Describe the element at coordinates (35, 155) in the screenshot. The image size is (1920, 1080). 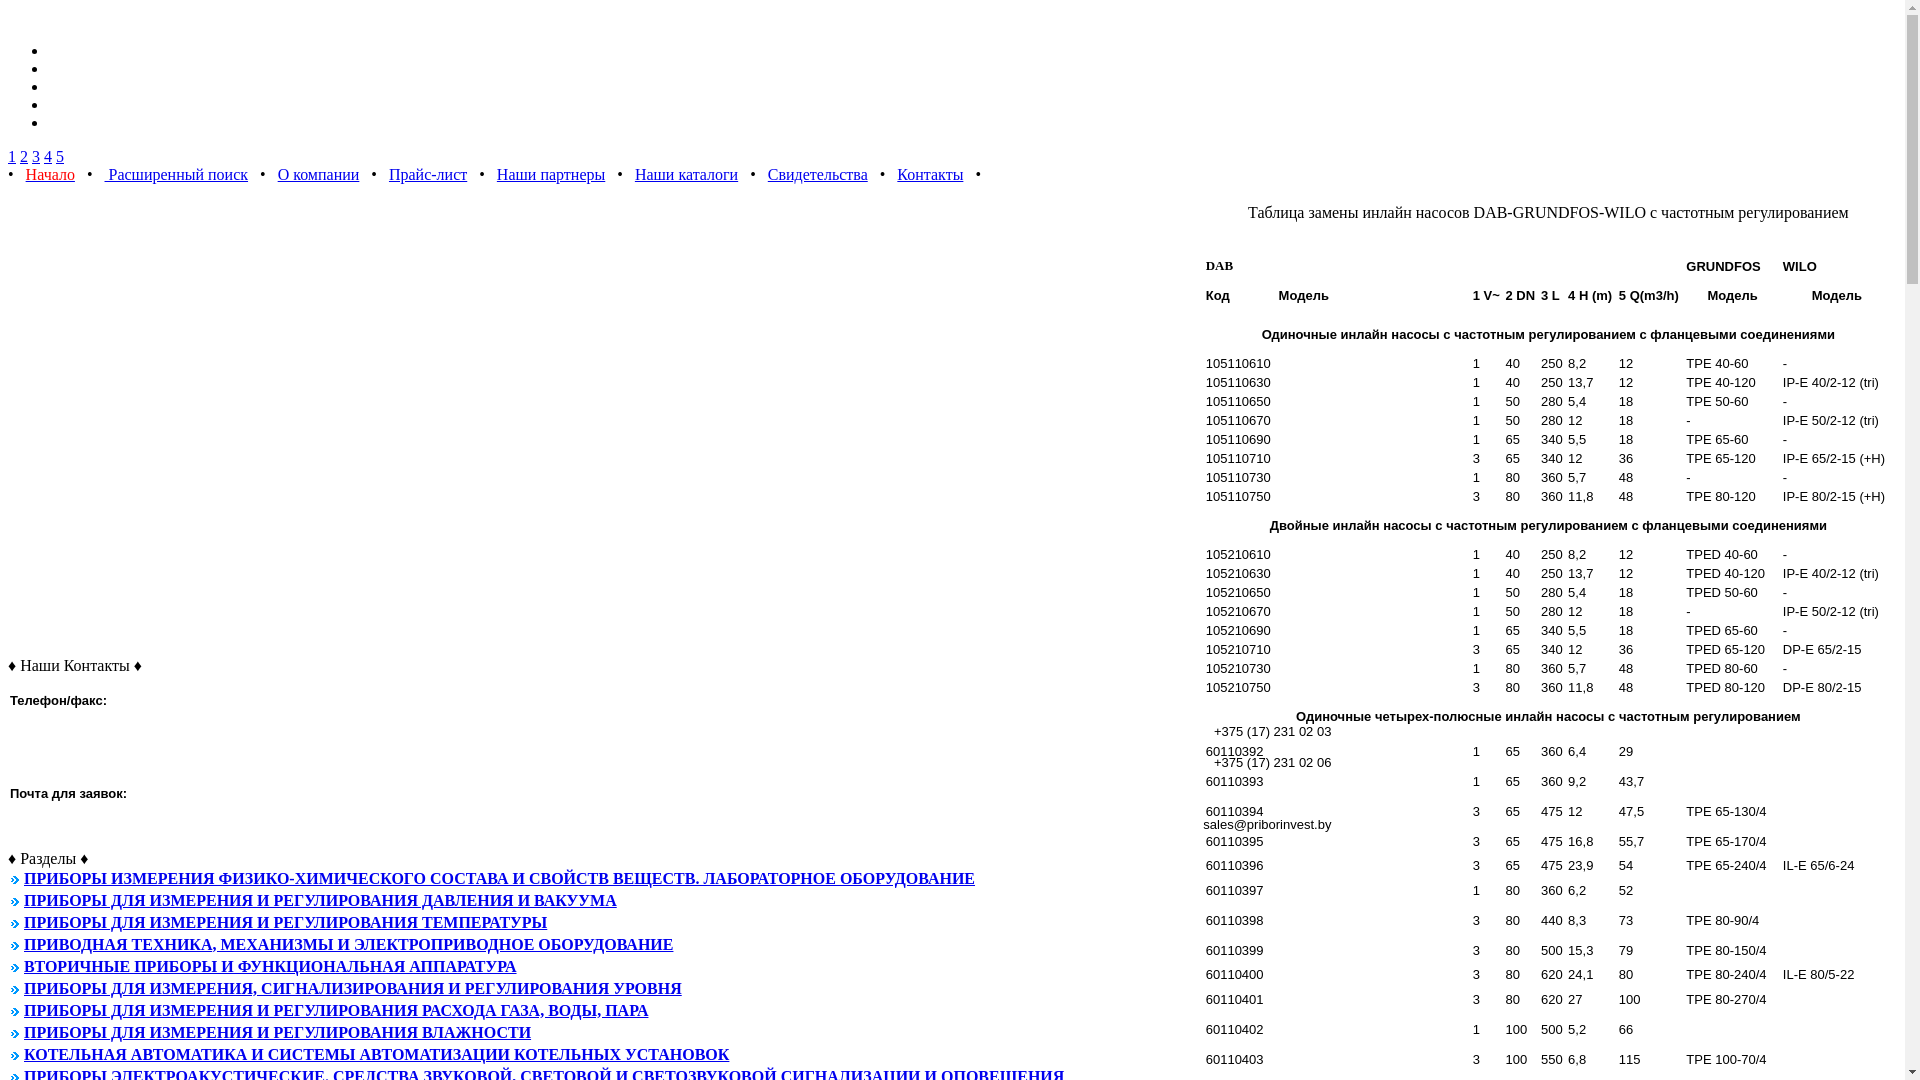
I see `'3'` at that location.